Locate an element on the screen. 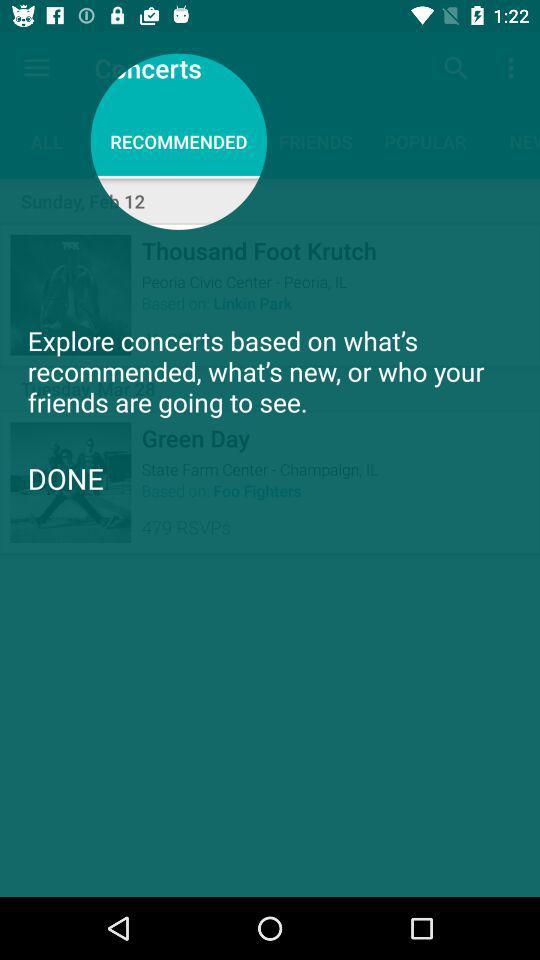 The image size is (540, 960). three vertical dots at top right corner of the page is located at coordinates (514, 68).